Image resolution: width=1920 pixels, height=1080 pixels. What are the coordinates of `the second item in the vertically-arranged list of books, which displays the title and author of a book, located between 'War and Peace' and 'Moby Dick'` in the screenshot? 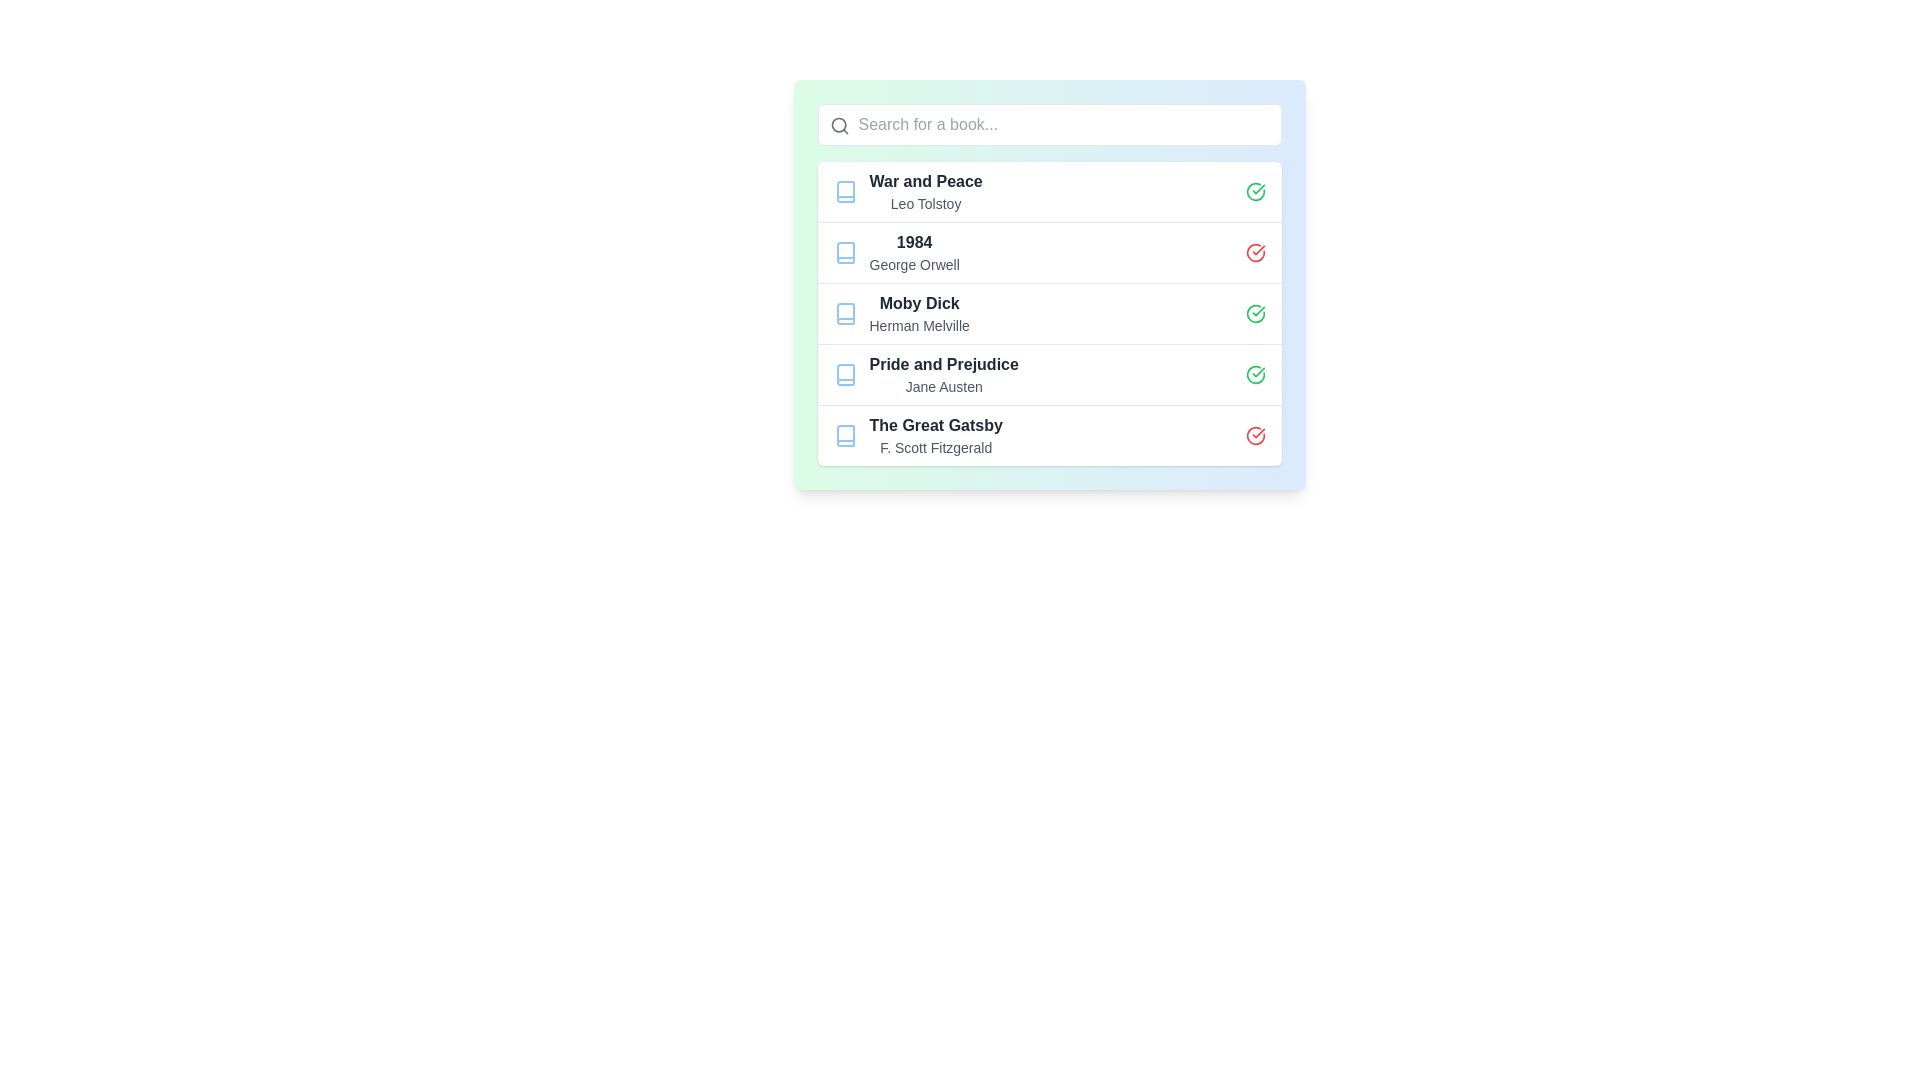 It's located at (913, 252).